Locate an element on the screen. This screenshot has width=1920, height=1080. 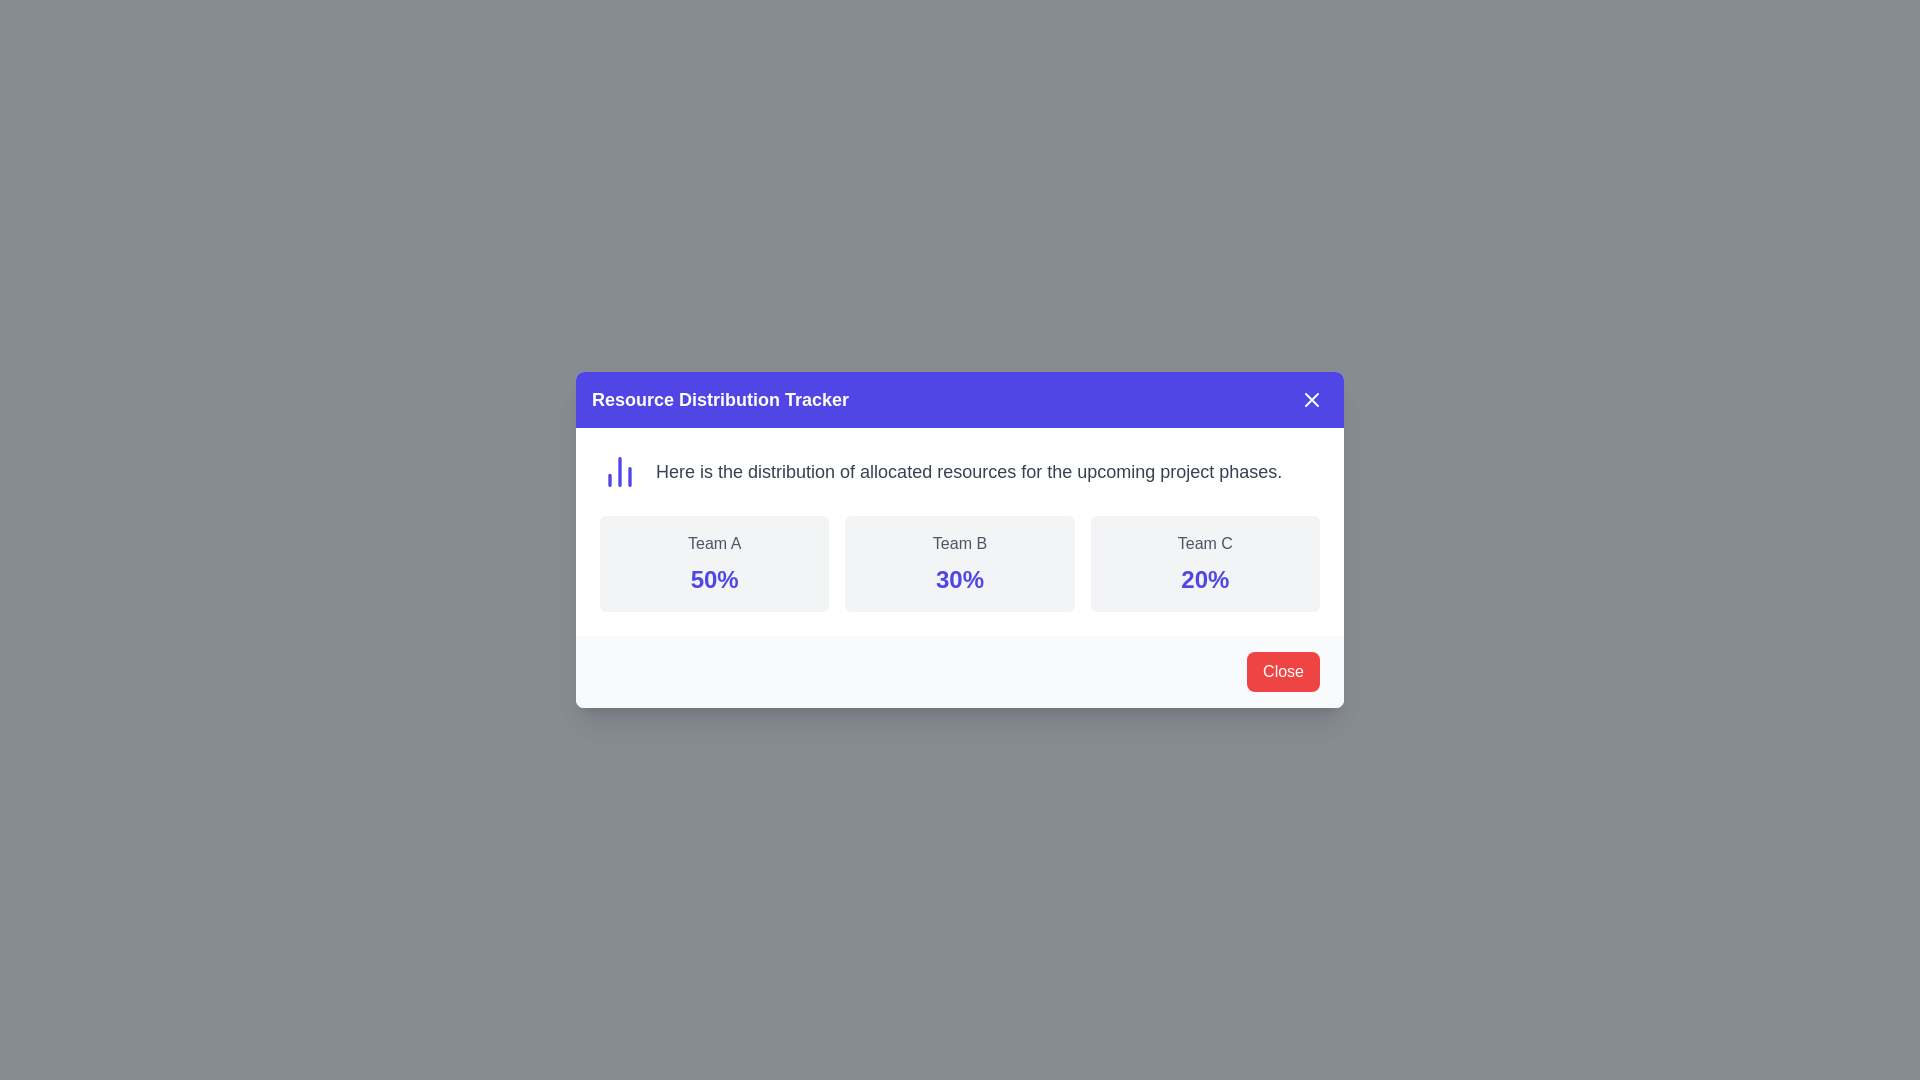
labels 'Team A', 'Team B', 'Team C' and their corresponding values '50%', '30%', '20%' from the horizontal card group located at the center-bottom of the modal dialog is located at coordinates (960, 563).